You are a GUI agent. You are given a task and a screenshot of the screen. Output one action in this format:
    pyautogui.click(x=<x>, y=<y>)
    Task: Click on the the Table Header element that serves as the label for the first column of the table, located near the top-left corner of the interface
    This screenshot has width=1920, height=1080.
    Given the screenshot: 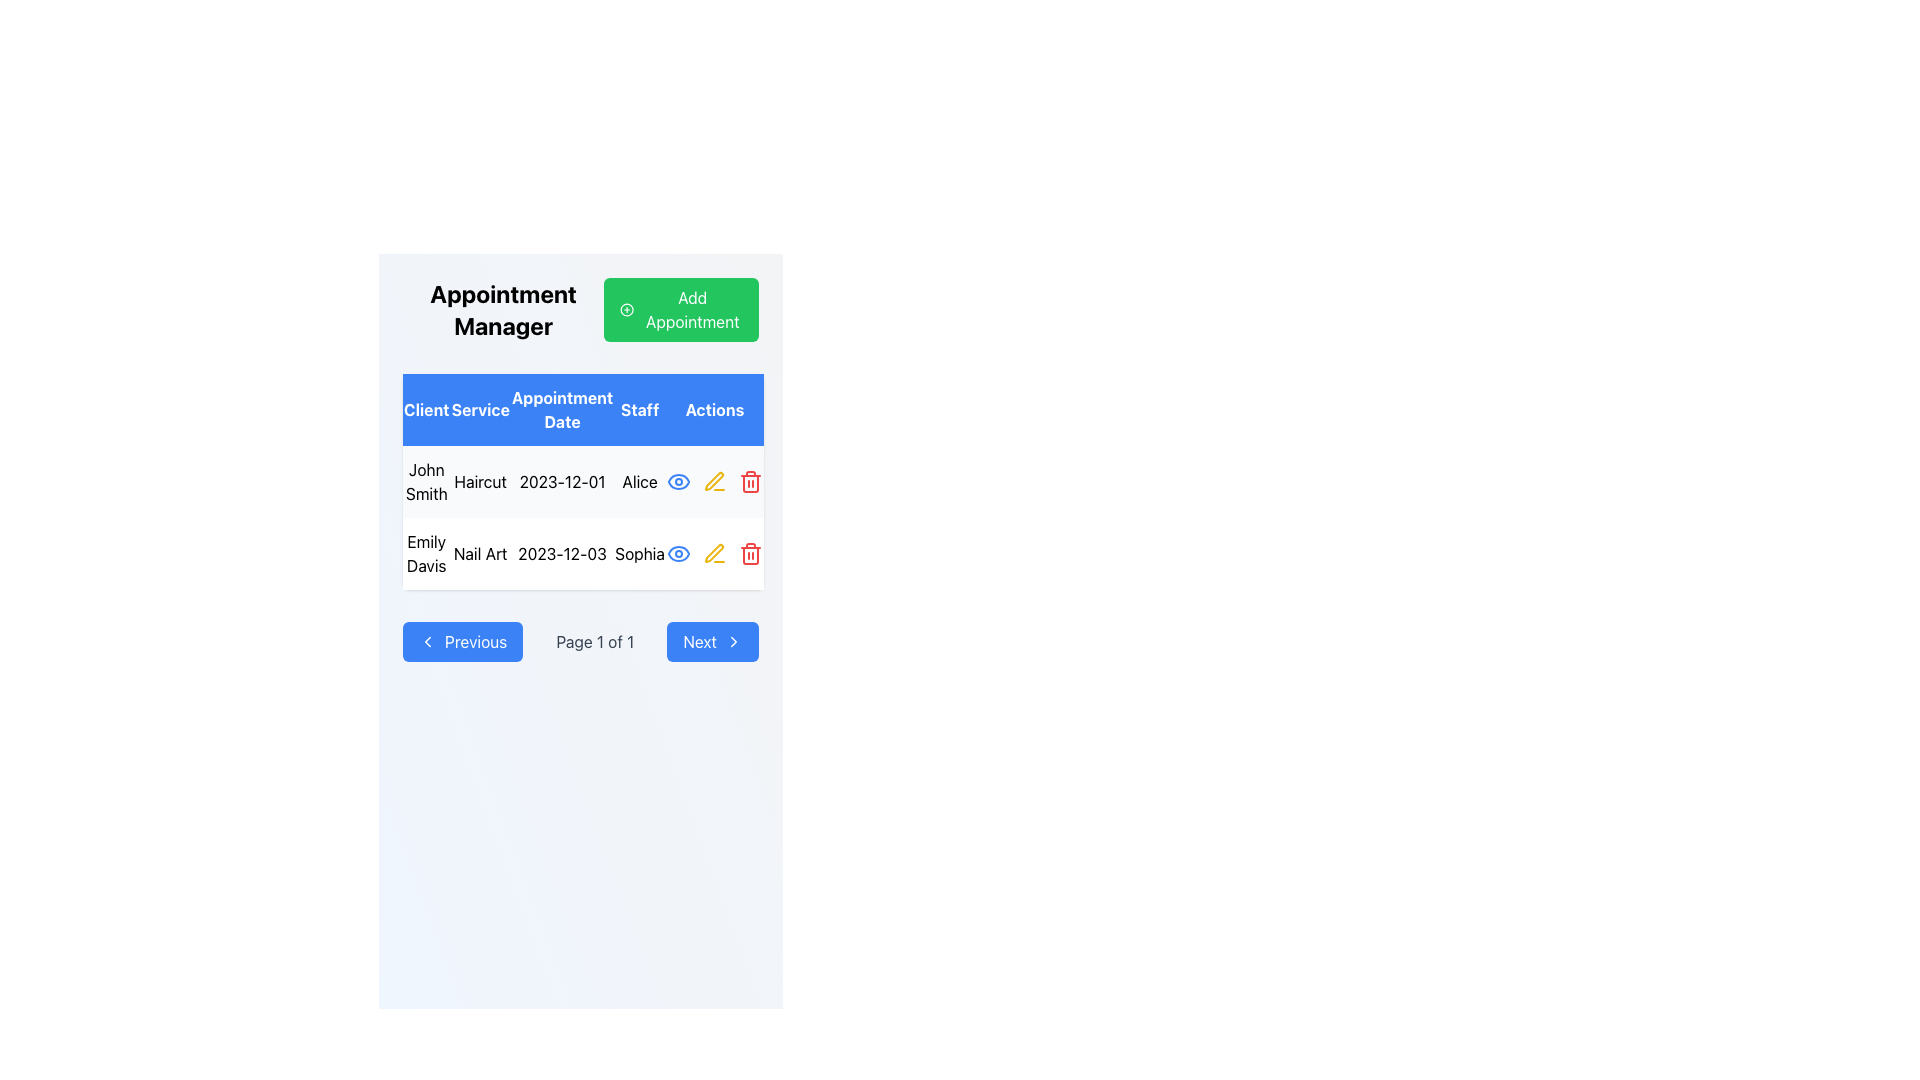 What is the action you would take?
    pyautogui.click(x=425, y=408)
    